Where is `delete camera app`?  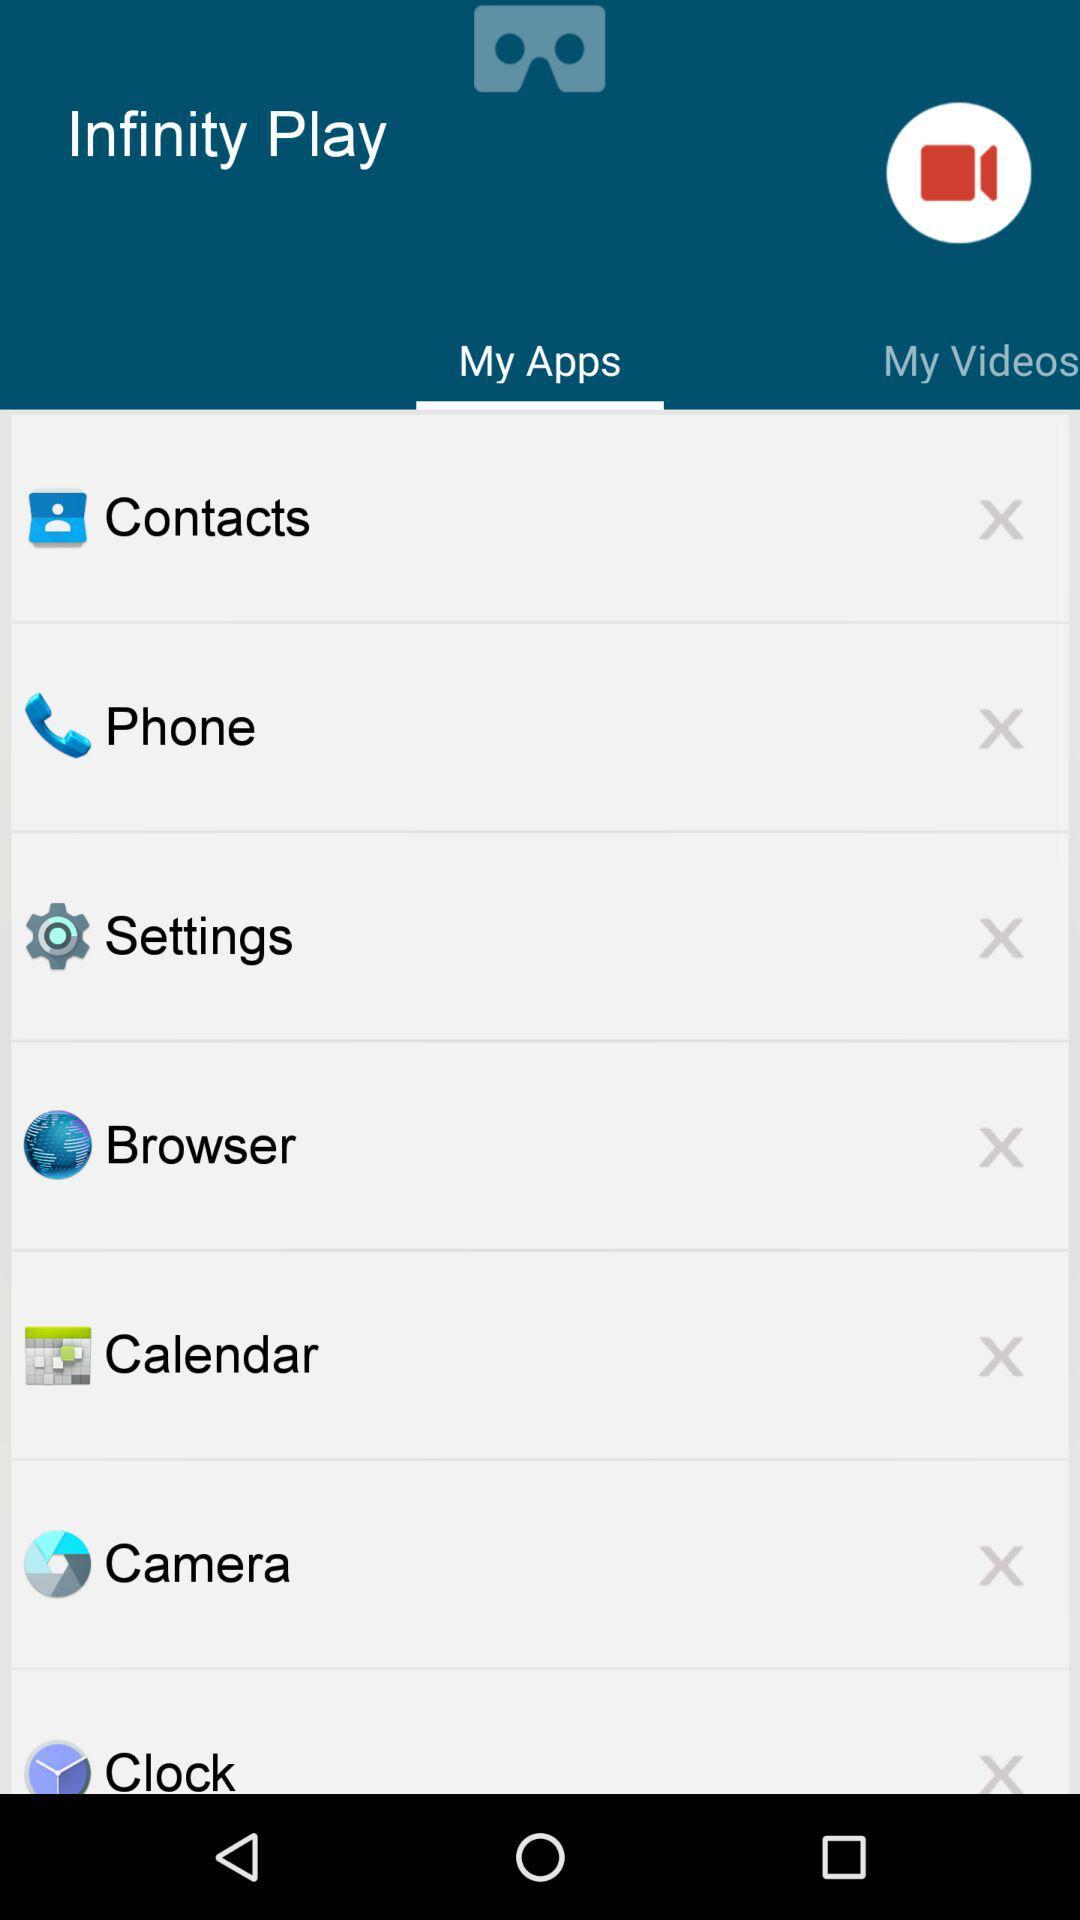
delete camera app is located at coordinates (1001, 1563).